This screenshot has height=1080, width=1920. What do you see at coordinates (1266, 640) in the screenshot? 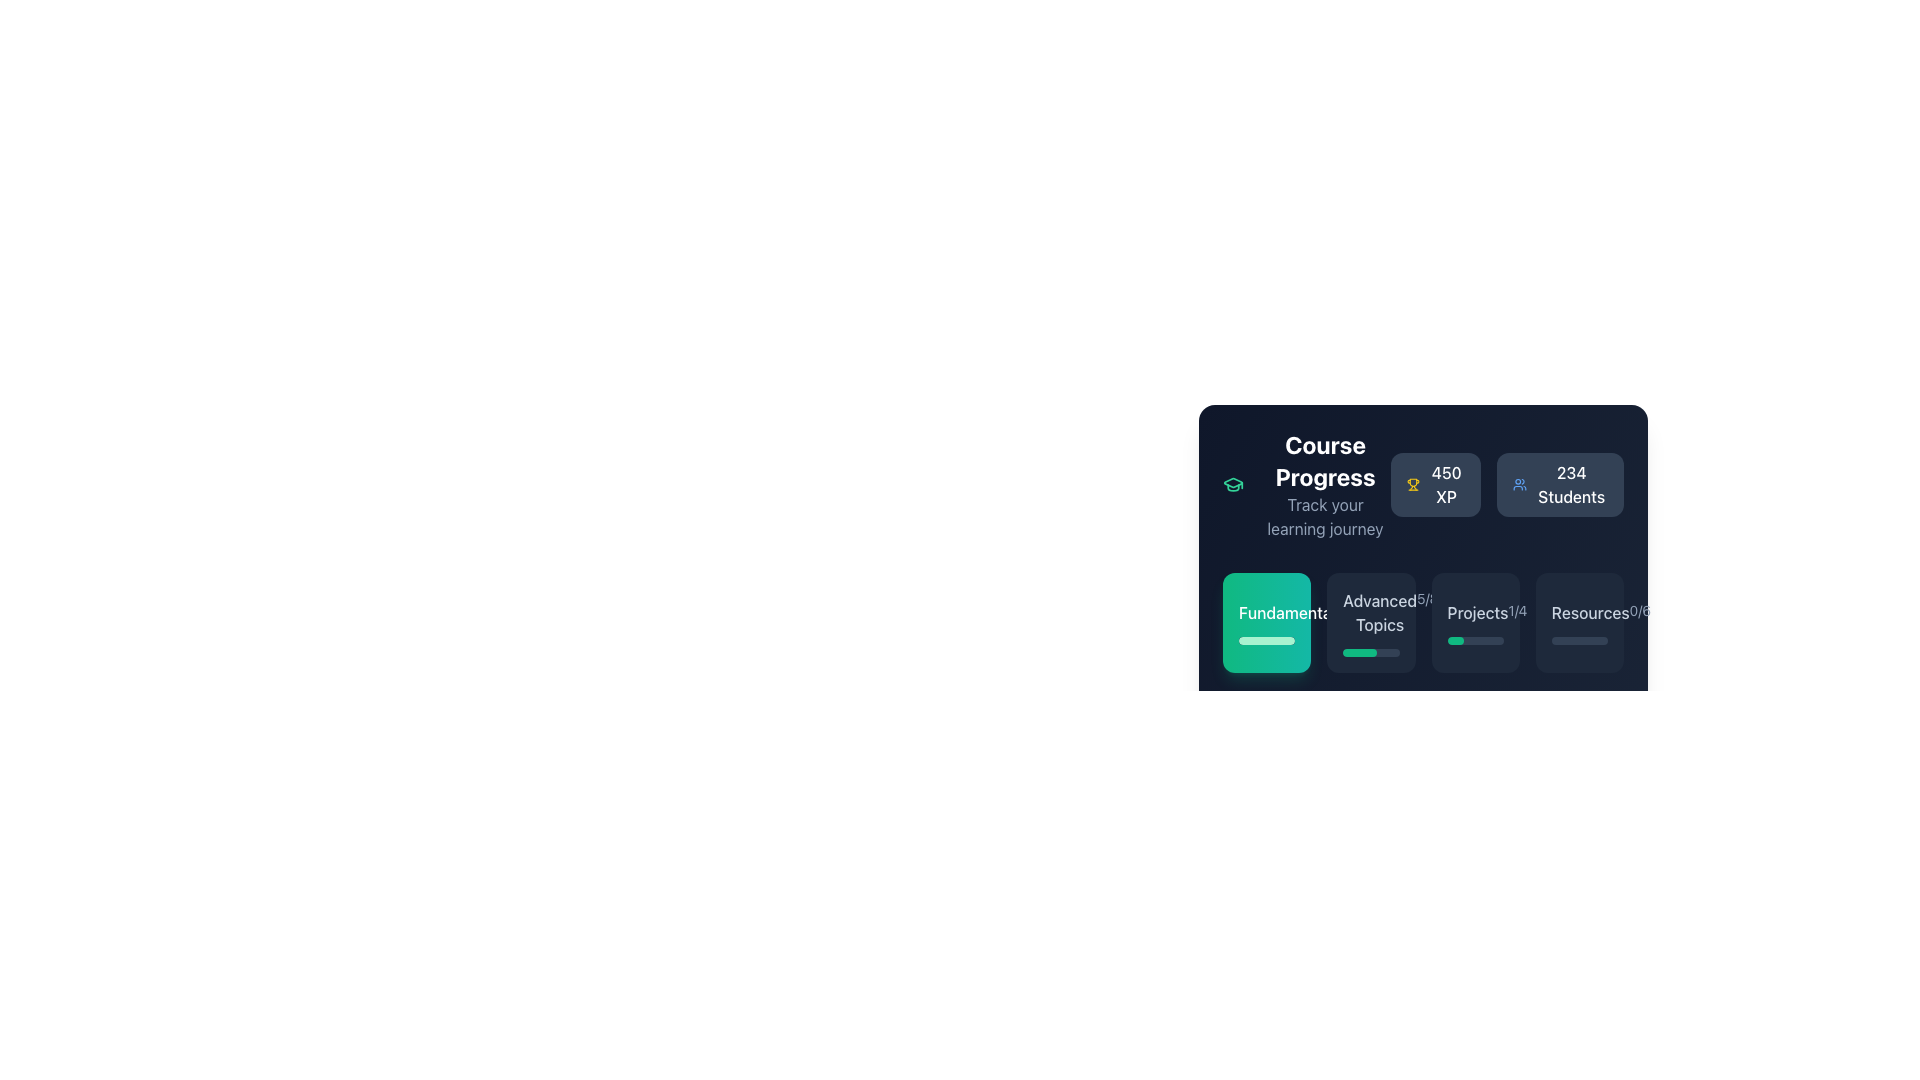
I see `the progress bar that visually represents the complete status of course fundamentals, which is located within the 'Fundamentals' card and is centered below the text 'Fundamentals' and '5/5'` at bounding box center [1266, 640].